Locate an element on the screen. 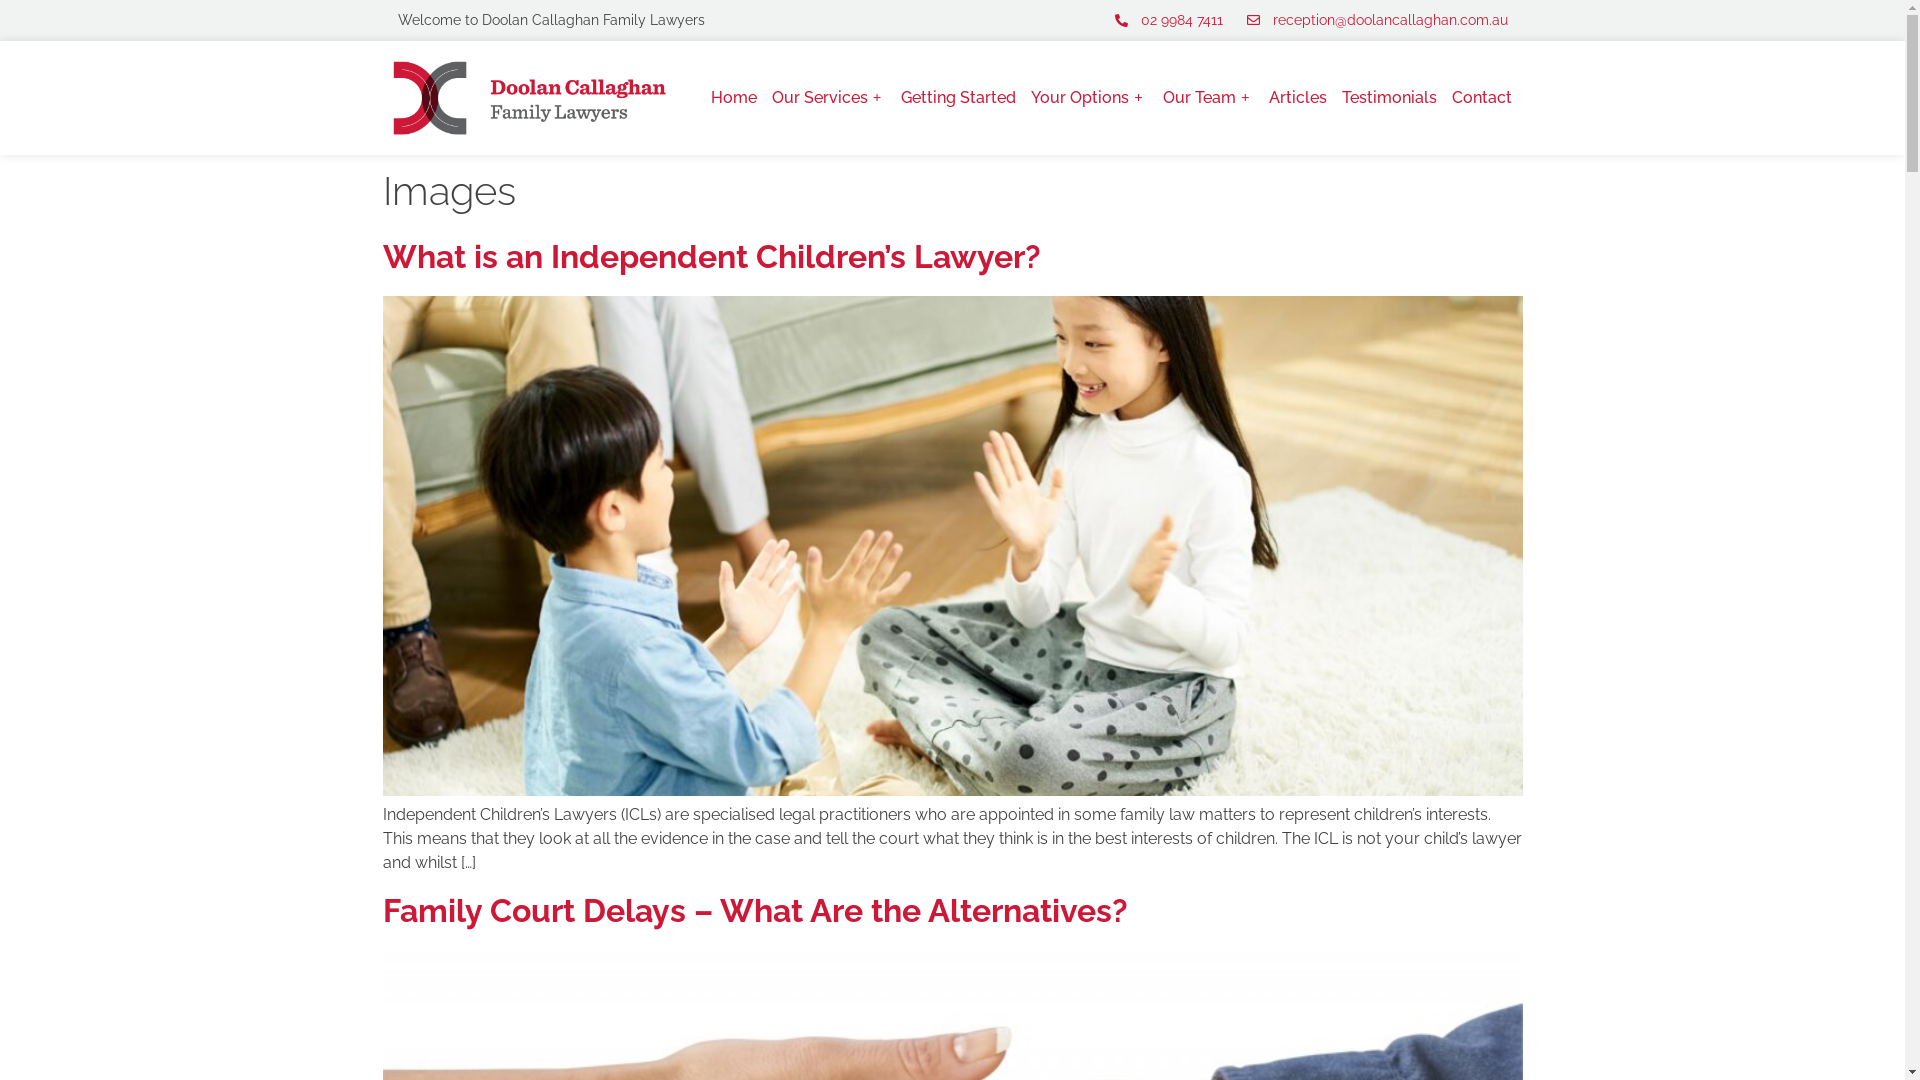 The width and height of the screenshot is (1920, 1080). 'Home' is located at coordinates (710, 97).